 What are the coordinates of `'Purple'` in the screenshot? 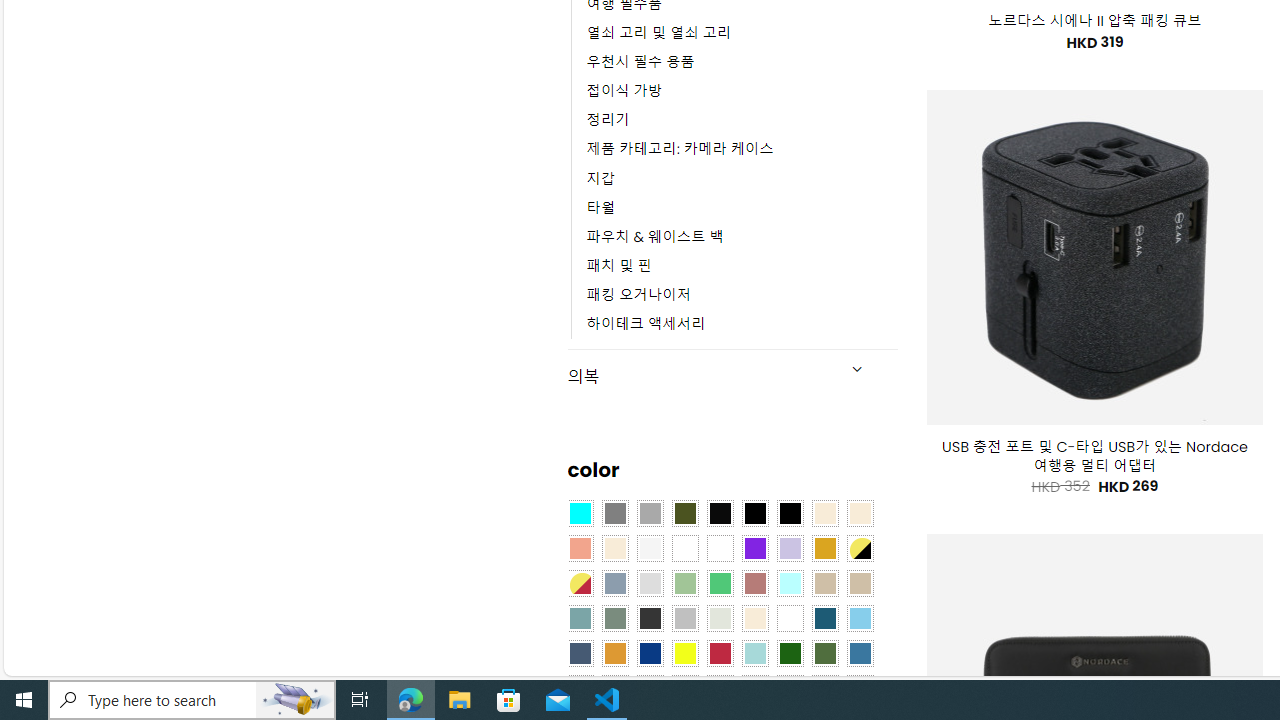 It's located at (754, 549).